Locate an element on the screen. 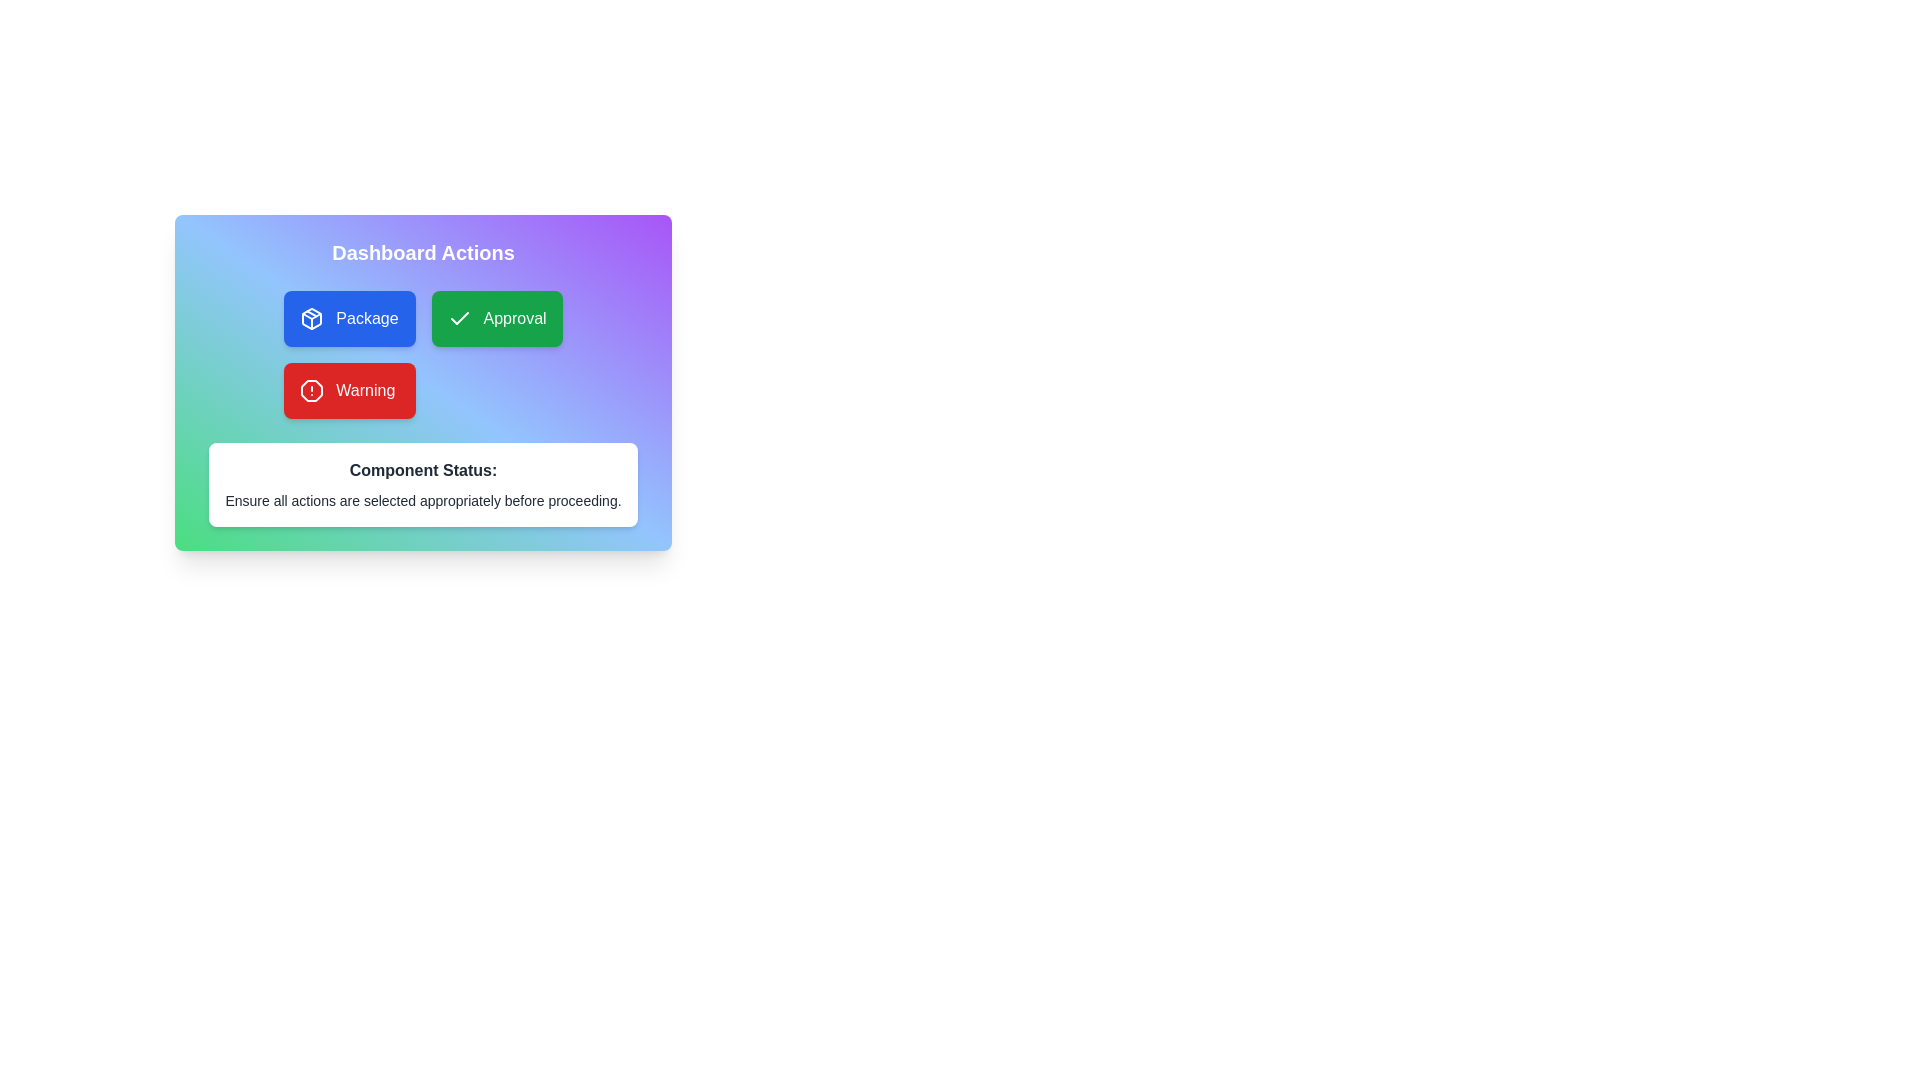 The width and height of the screenshot is (1920, 1080). the Static Informational Text Block that displays the status of the component, which includes the text 'Component Status:' and 'Ensure all actions are selected appropriately before proceeding.' is located at coordinates (422, 485).